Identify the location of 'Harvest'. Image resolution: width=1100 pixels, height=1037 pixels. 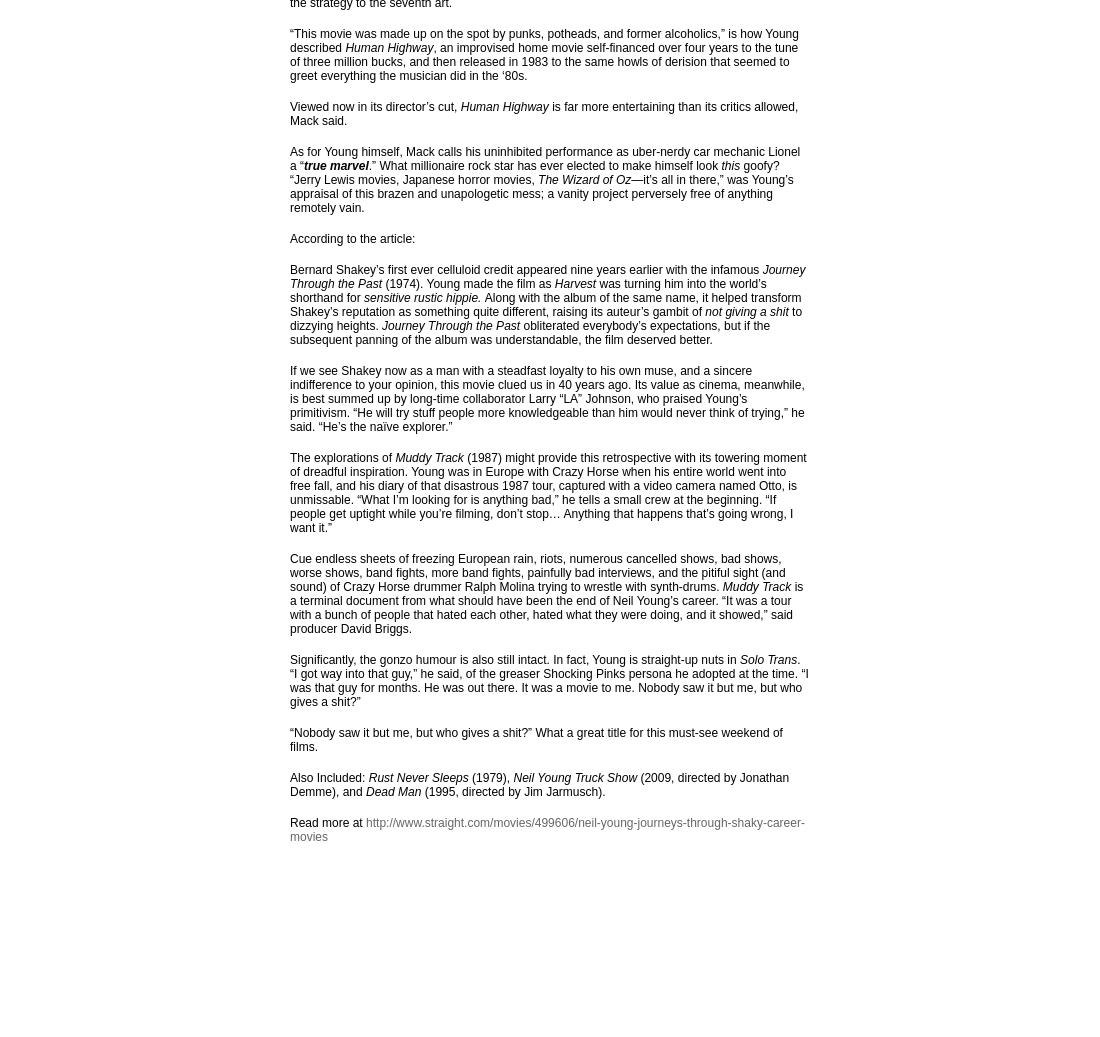
(575, 281).